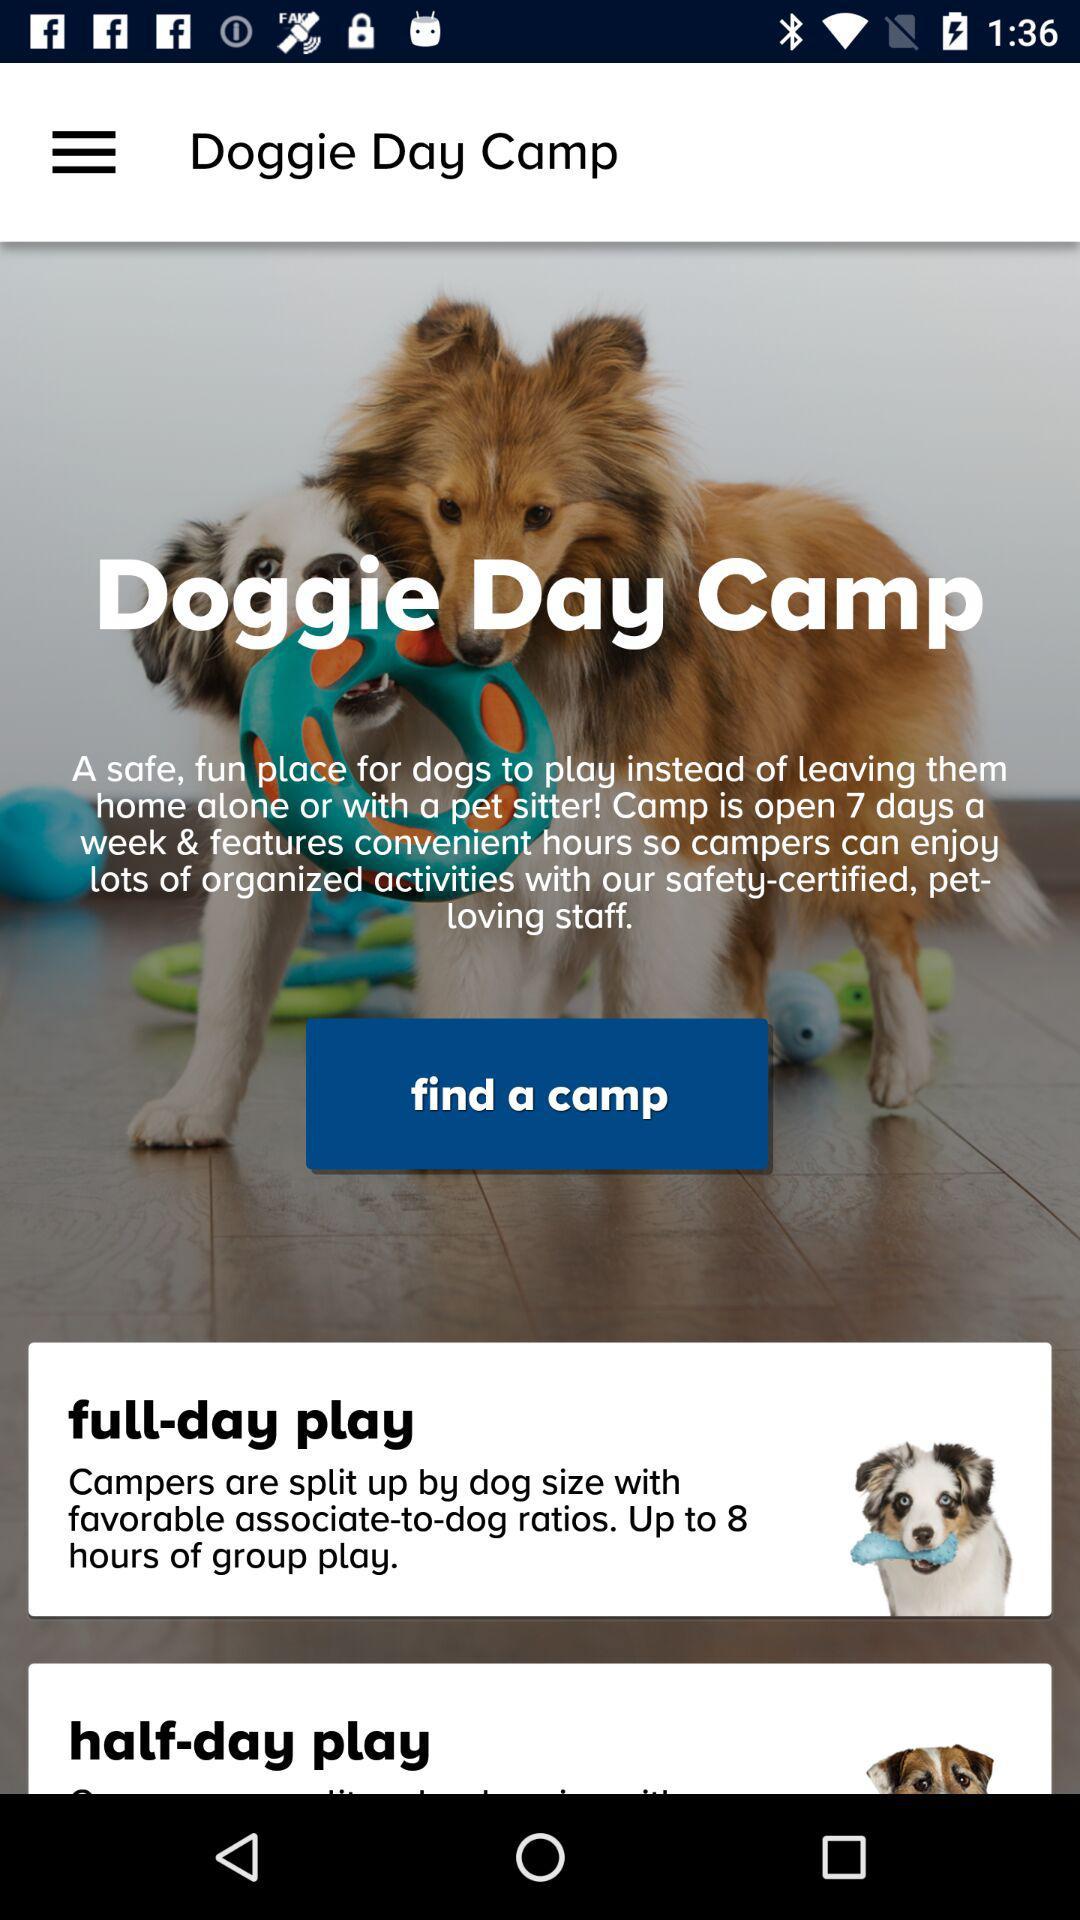 This screenshot has height=1920, width=1080. What do you see at coordinates (83, 151) in the screenshot?
I see `icon to the left of doggie day camp icon` at bounding box center [83, 151].